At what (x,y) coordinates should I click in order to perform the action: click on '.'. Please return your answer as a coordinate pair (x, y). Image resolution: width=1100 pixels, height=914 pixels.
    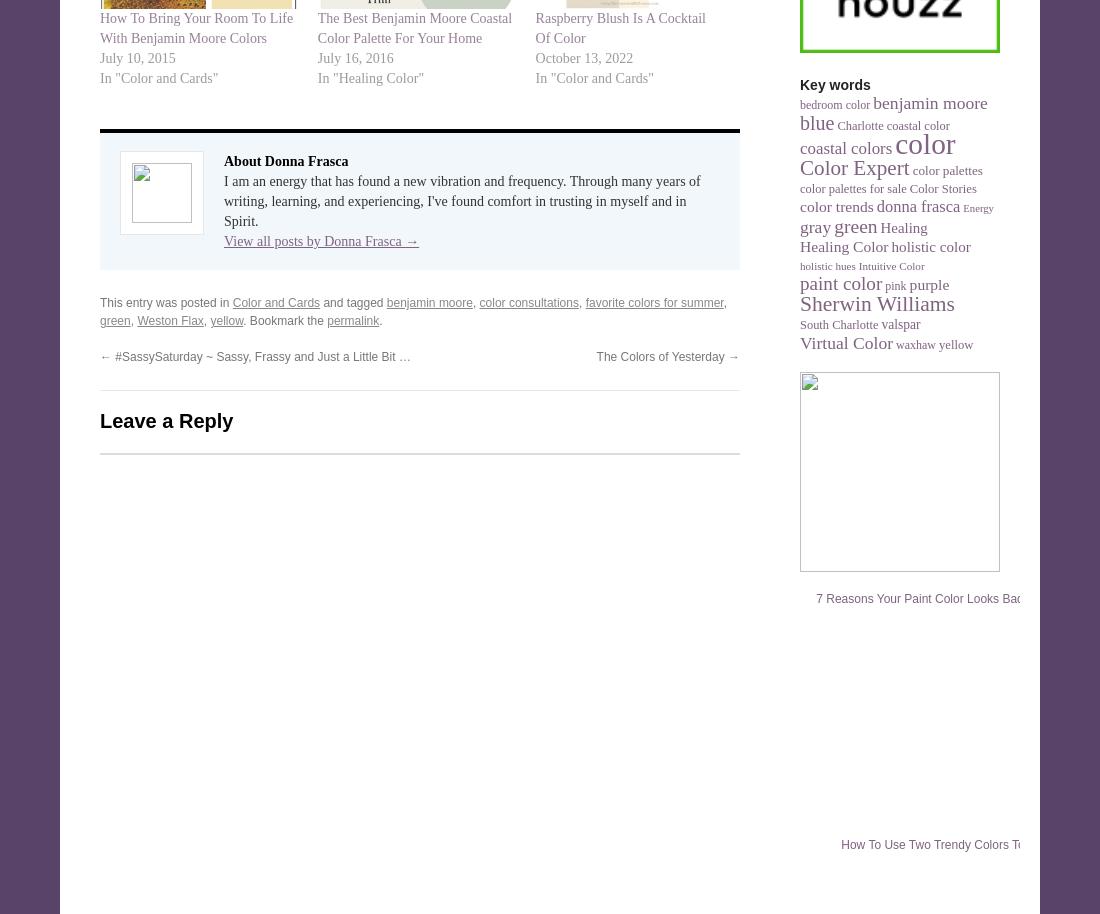
    Looking at the image, I should click on (380, 320).